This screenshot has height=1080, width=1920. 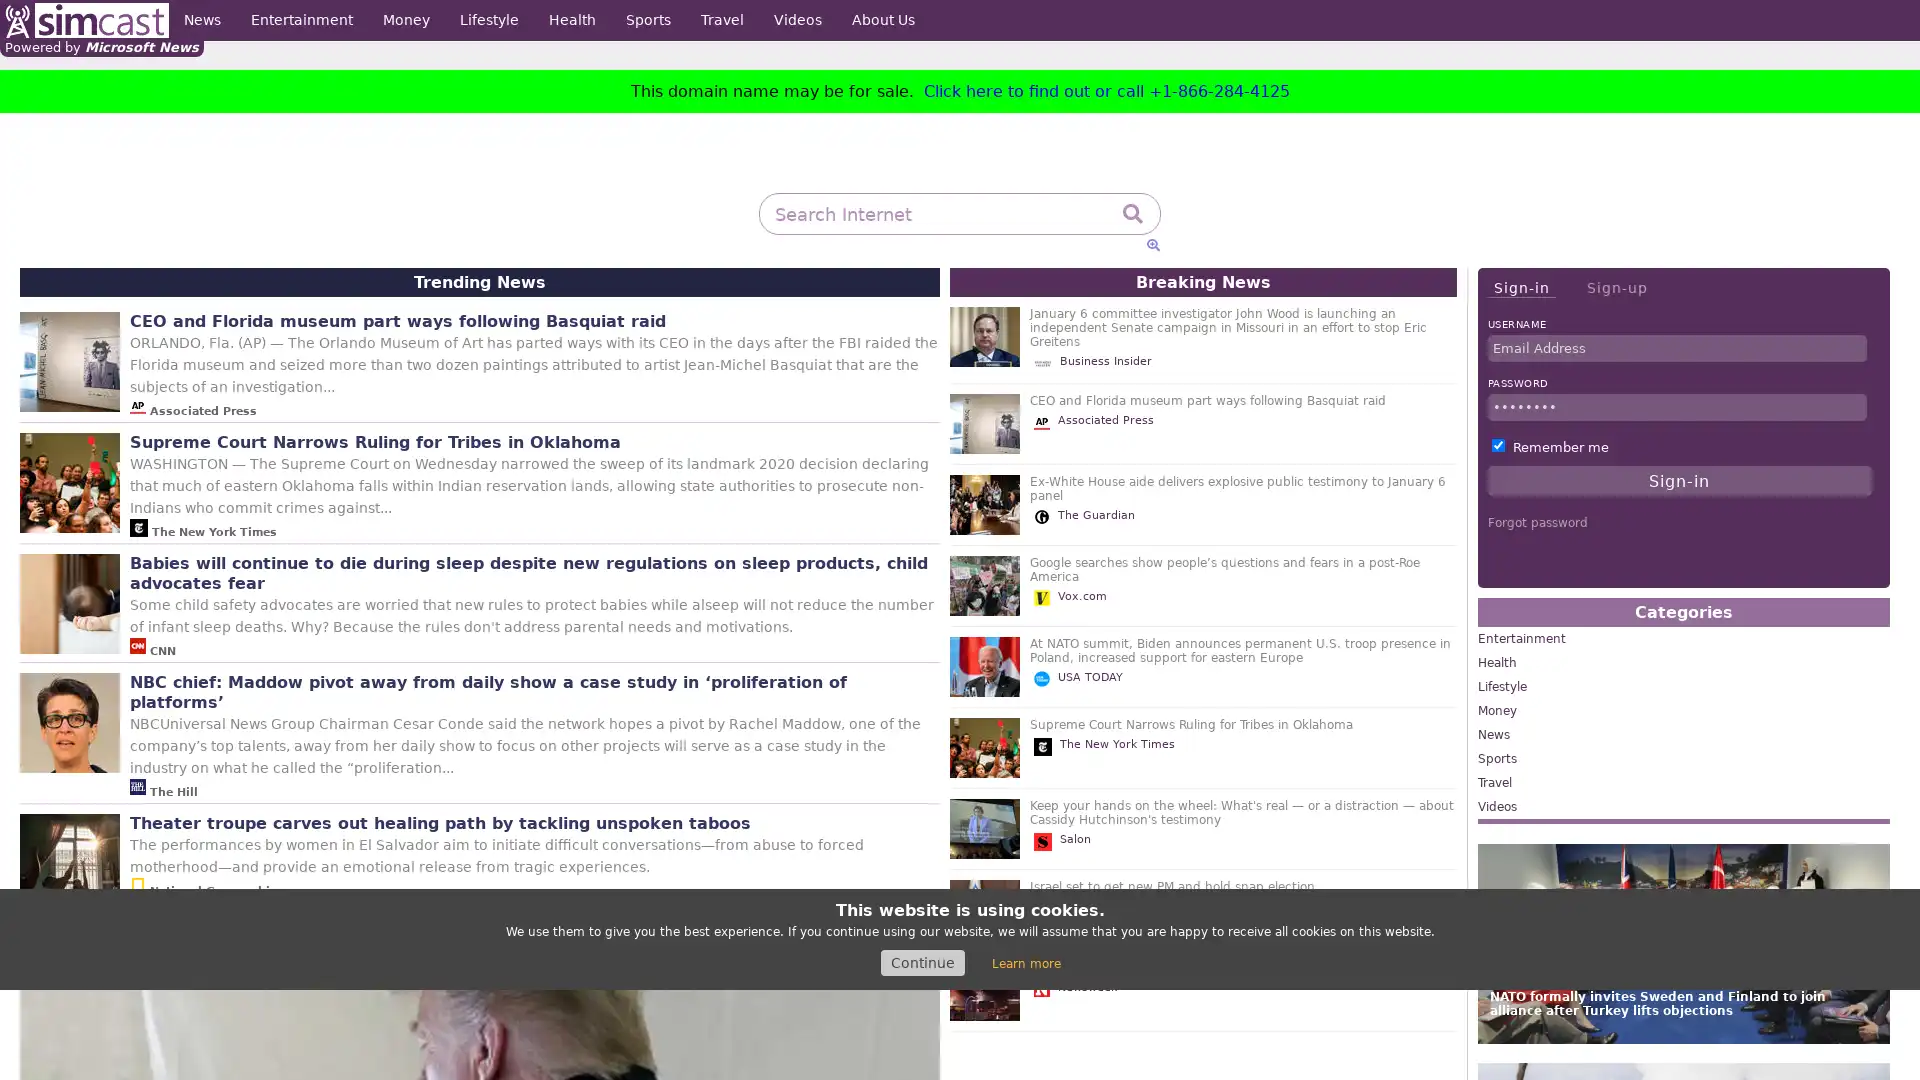 I want to click on Continue, so click(x=921, y=962).